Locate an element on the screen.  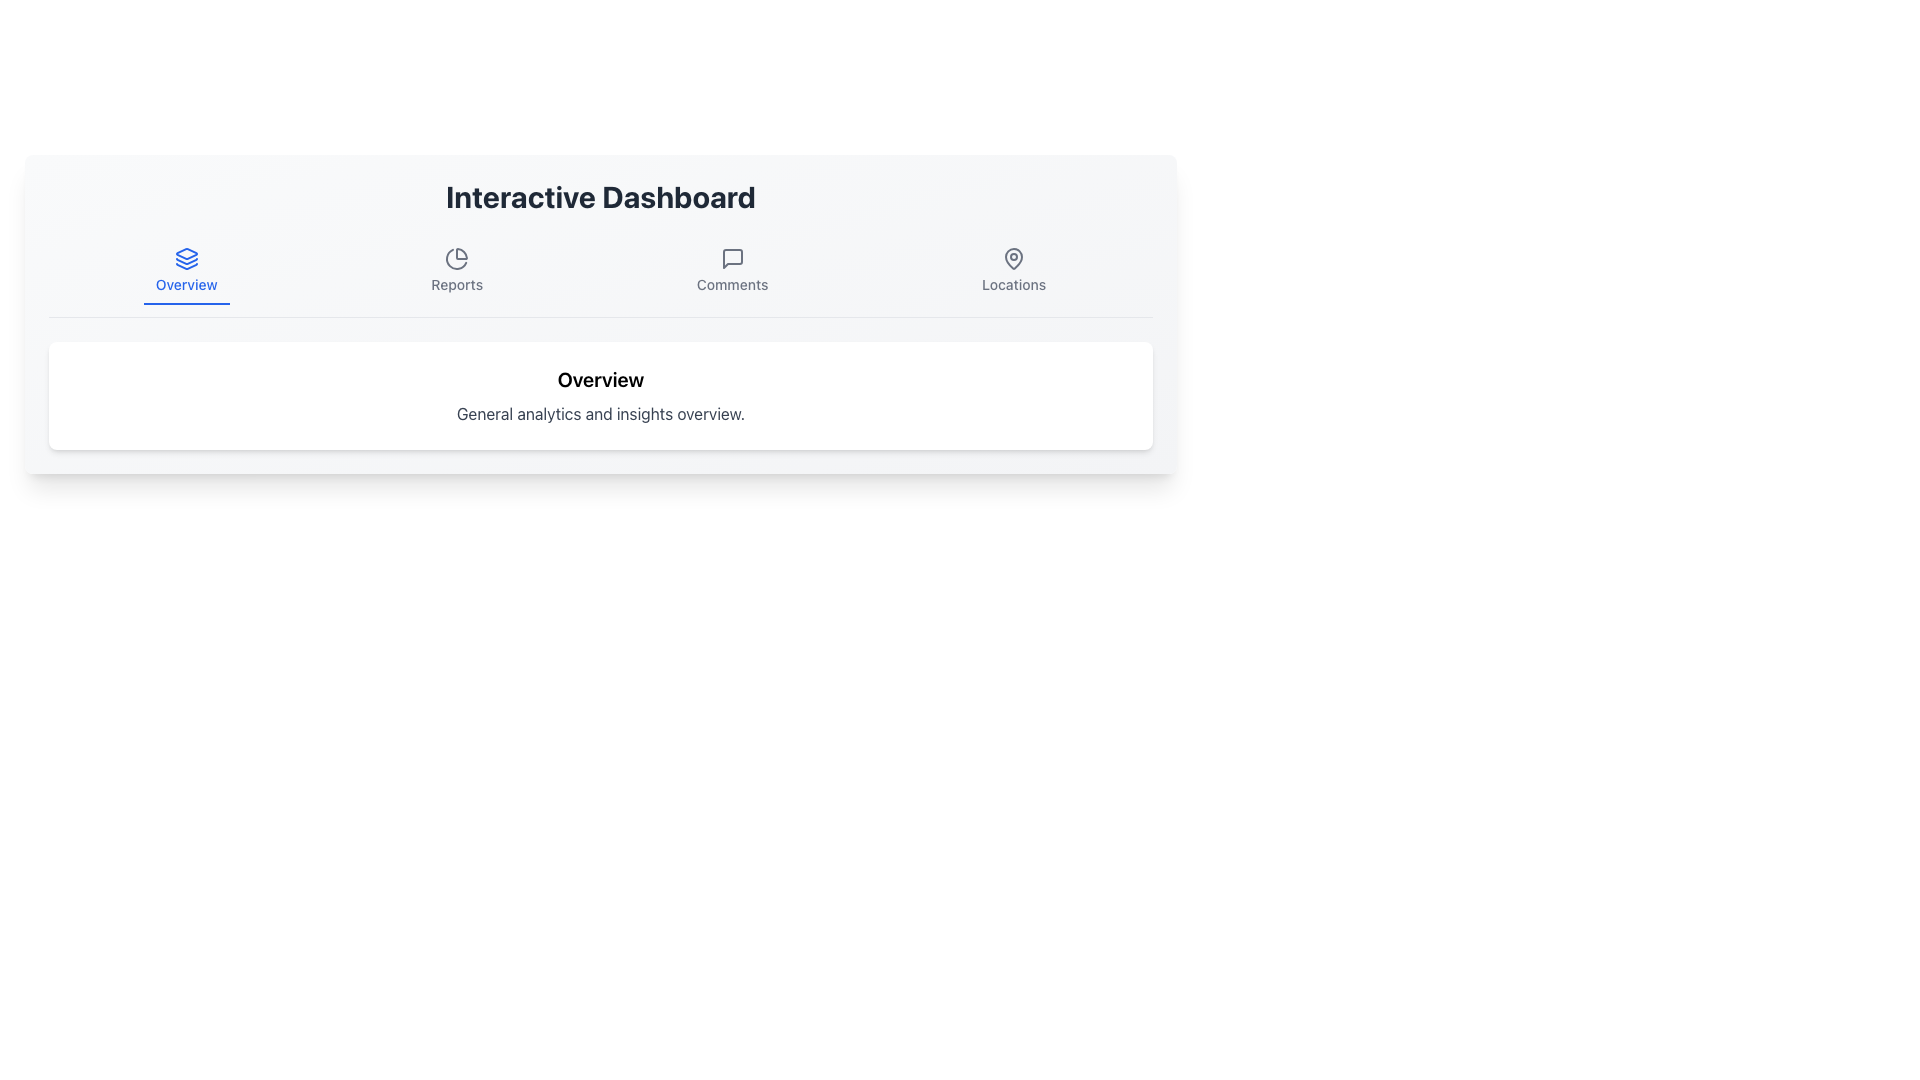
the Static text block labeled 'Overview' is located at coordinates (599, 396).